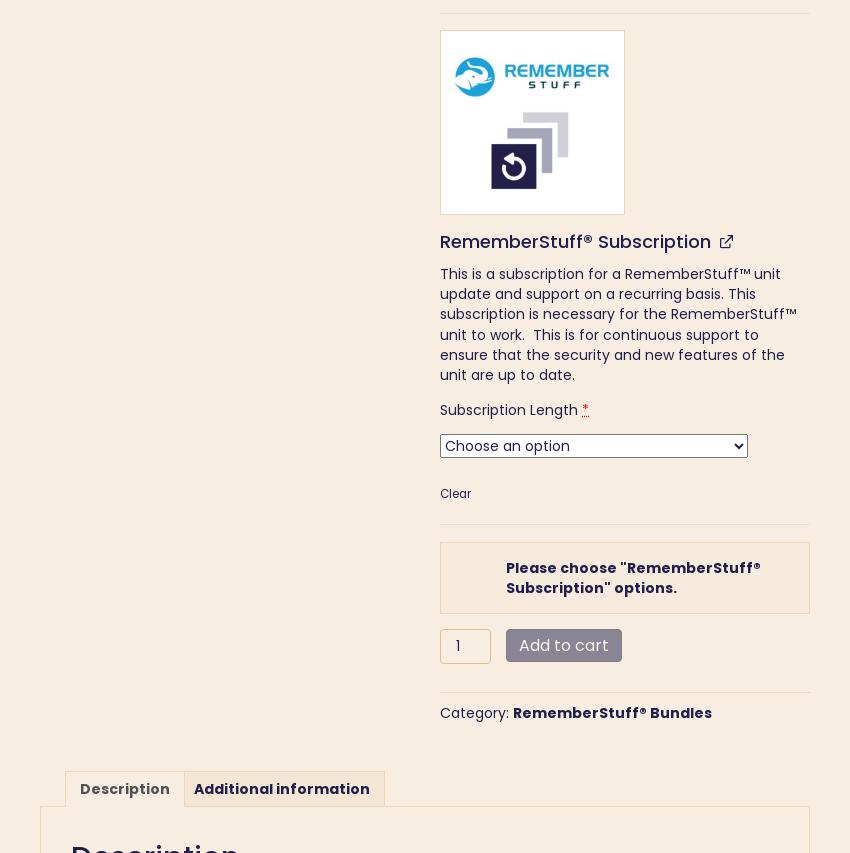 The image size is (850, 853). I want to click on 'Please choose "RememberStuff® Subscription" options.', so click(632, 576).